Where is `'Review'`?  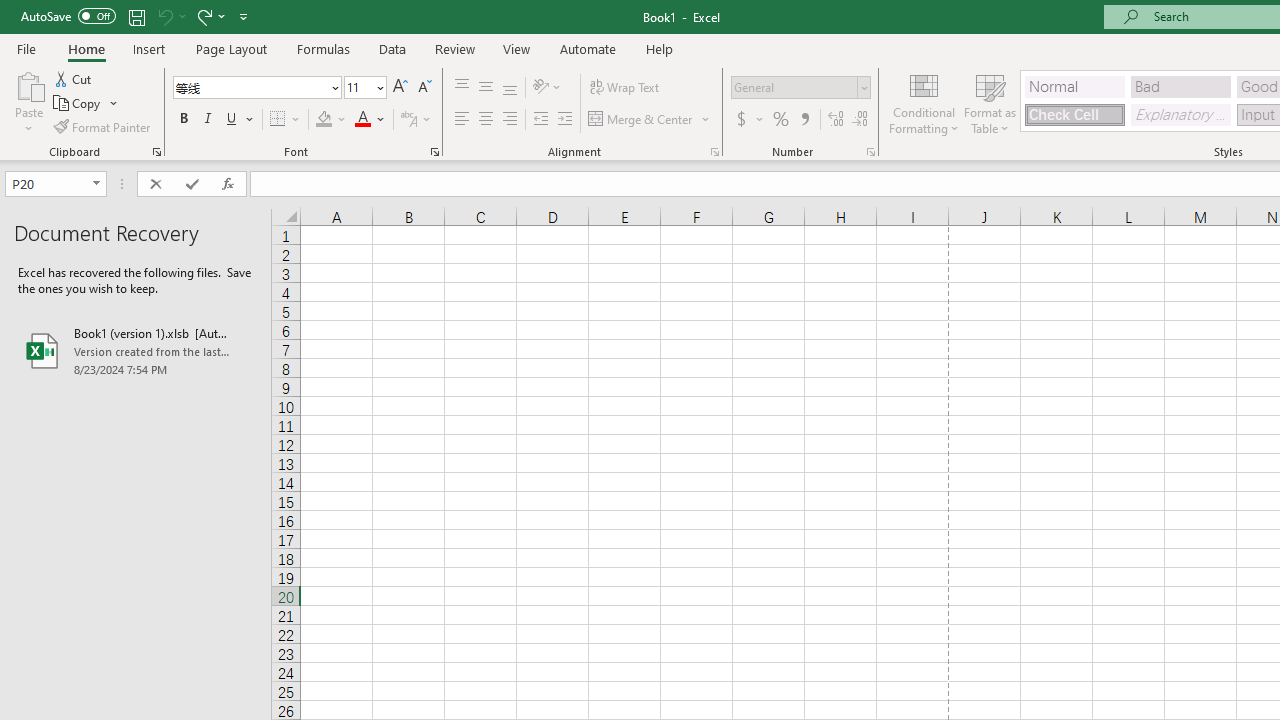
'Review' is located at coordinates (454, 48).